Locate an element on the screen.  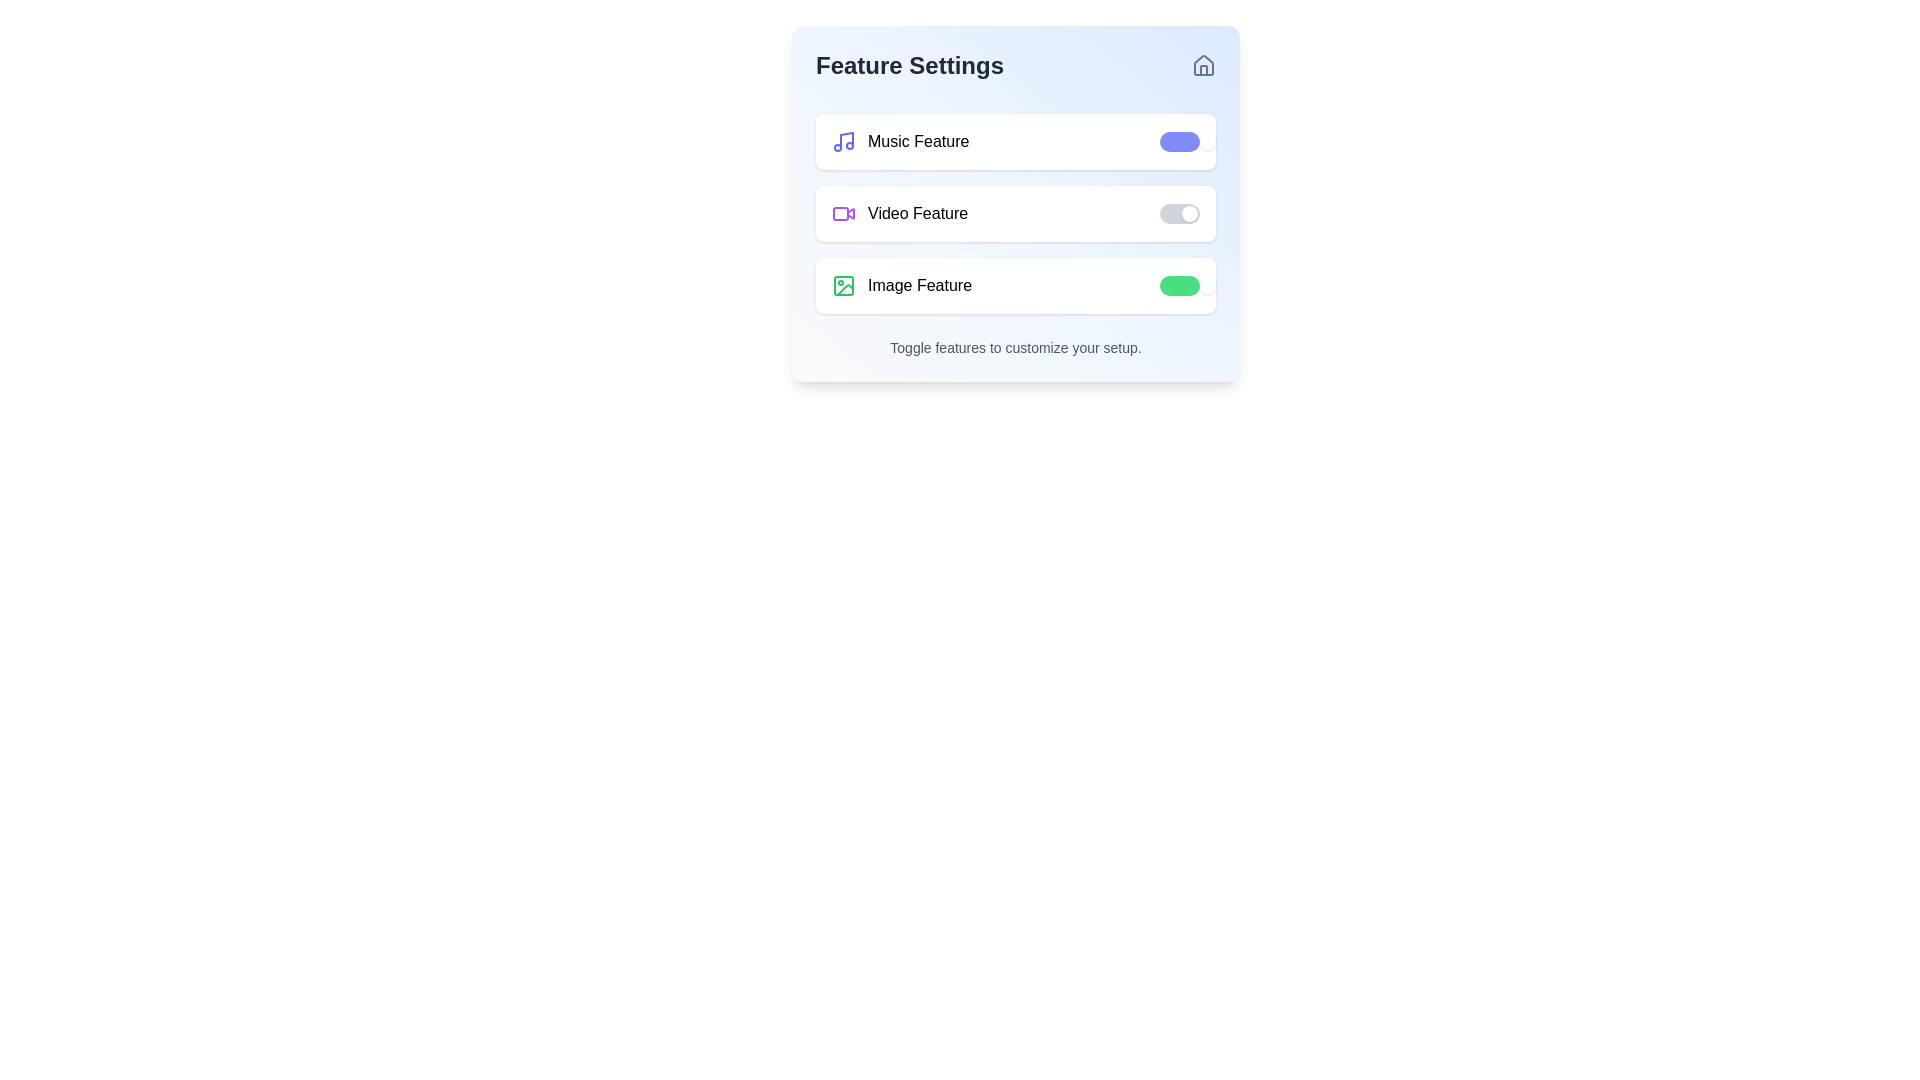
the text label in the first row of the feature settings list that describes the feature next to the music note icon and aligned with the toggle switch is located at coordinates (917, 141).